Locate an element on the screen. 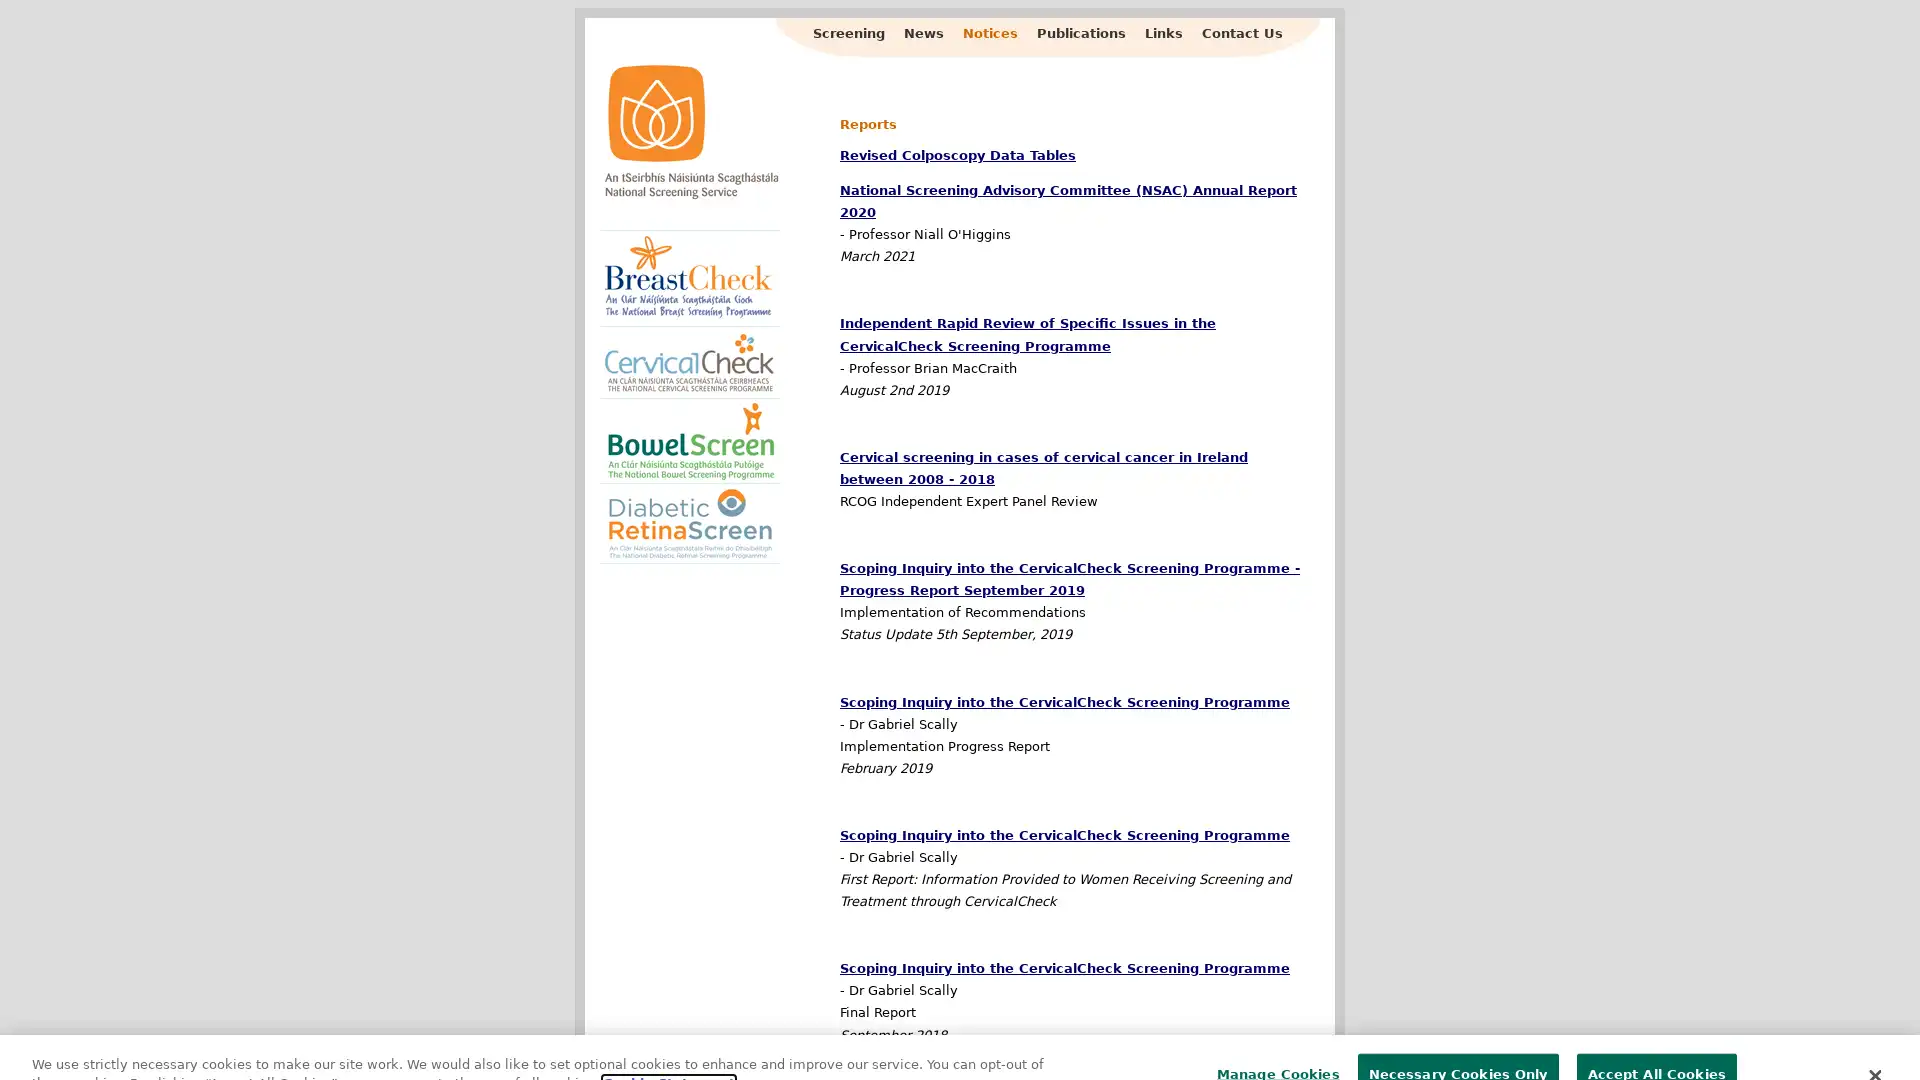 The width and height of the screenshot is (1920, 1080). Close is located at coordinates (1873, 1036).